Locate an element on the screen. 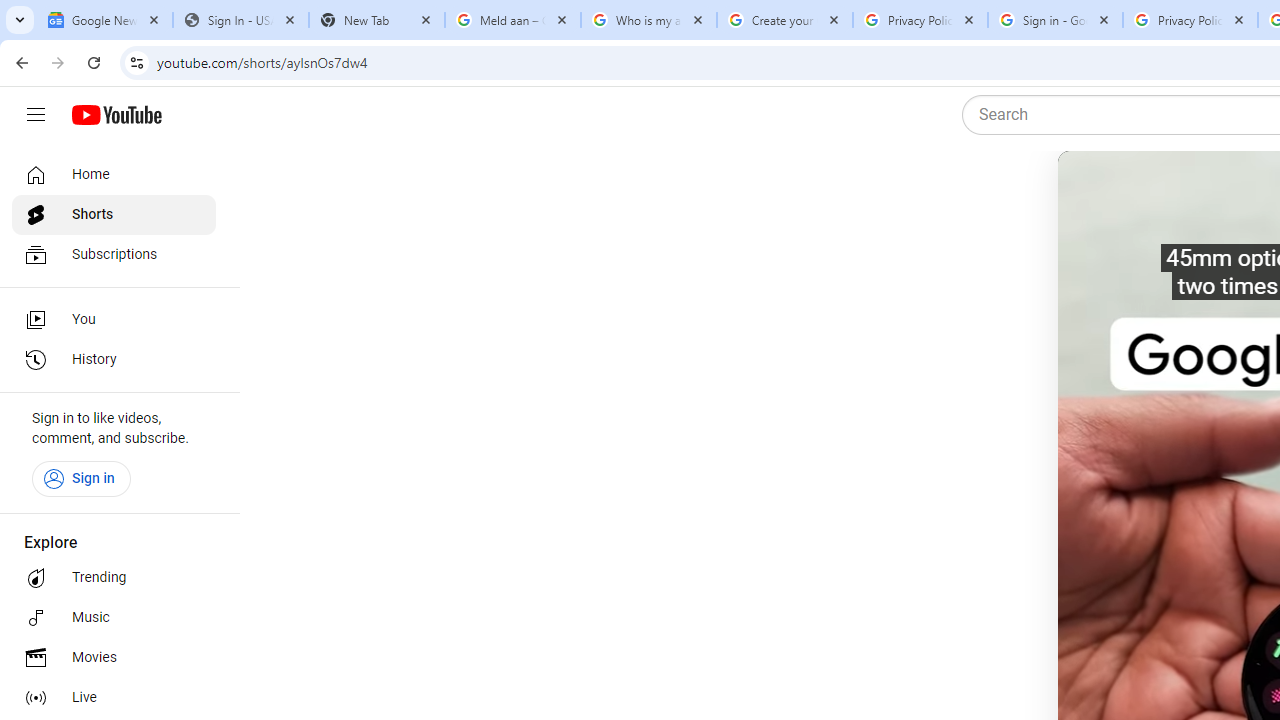  'Google News' is located at coordinates (103, 20).